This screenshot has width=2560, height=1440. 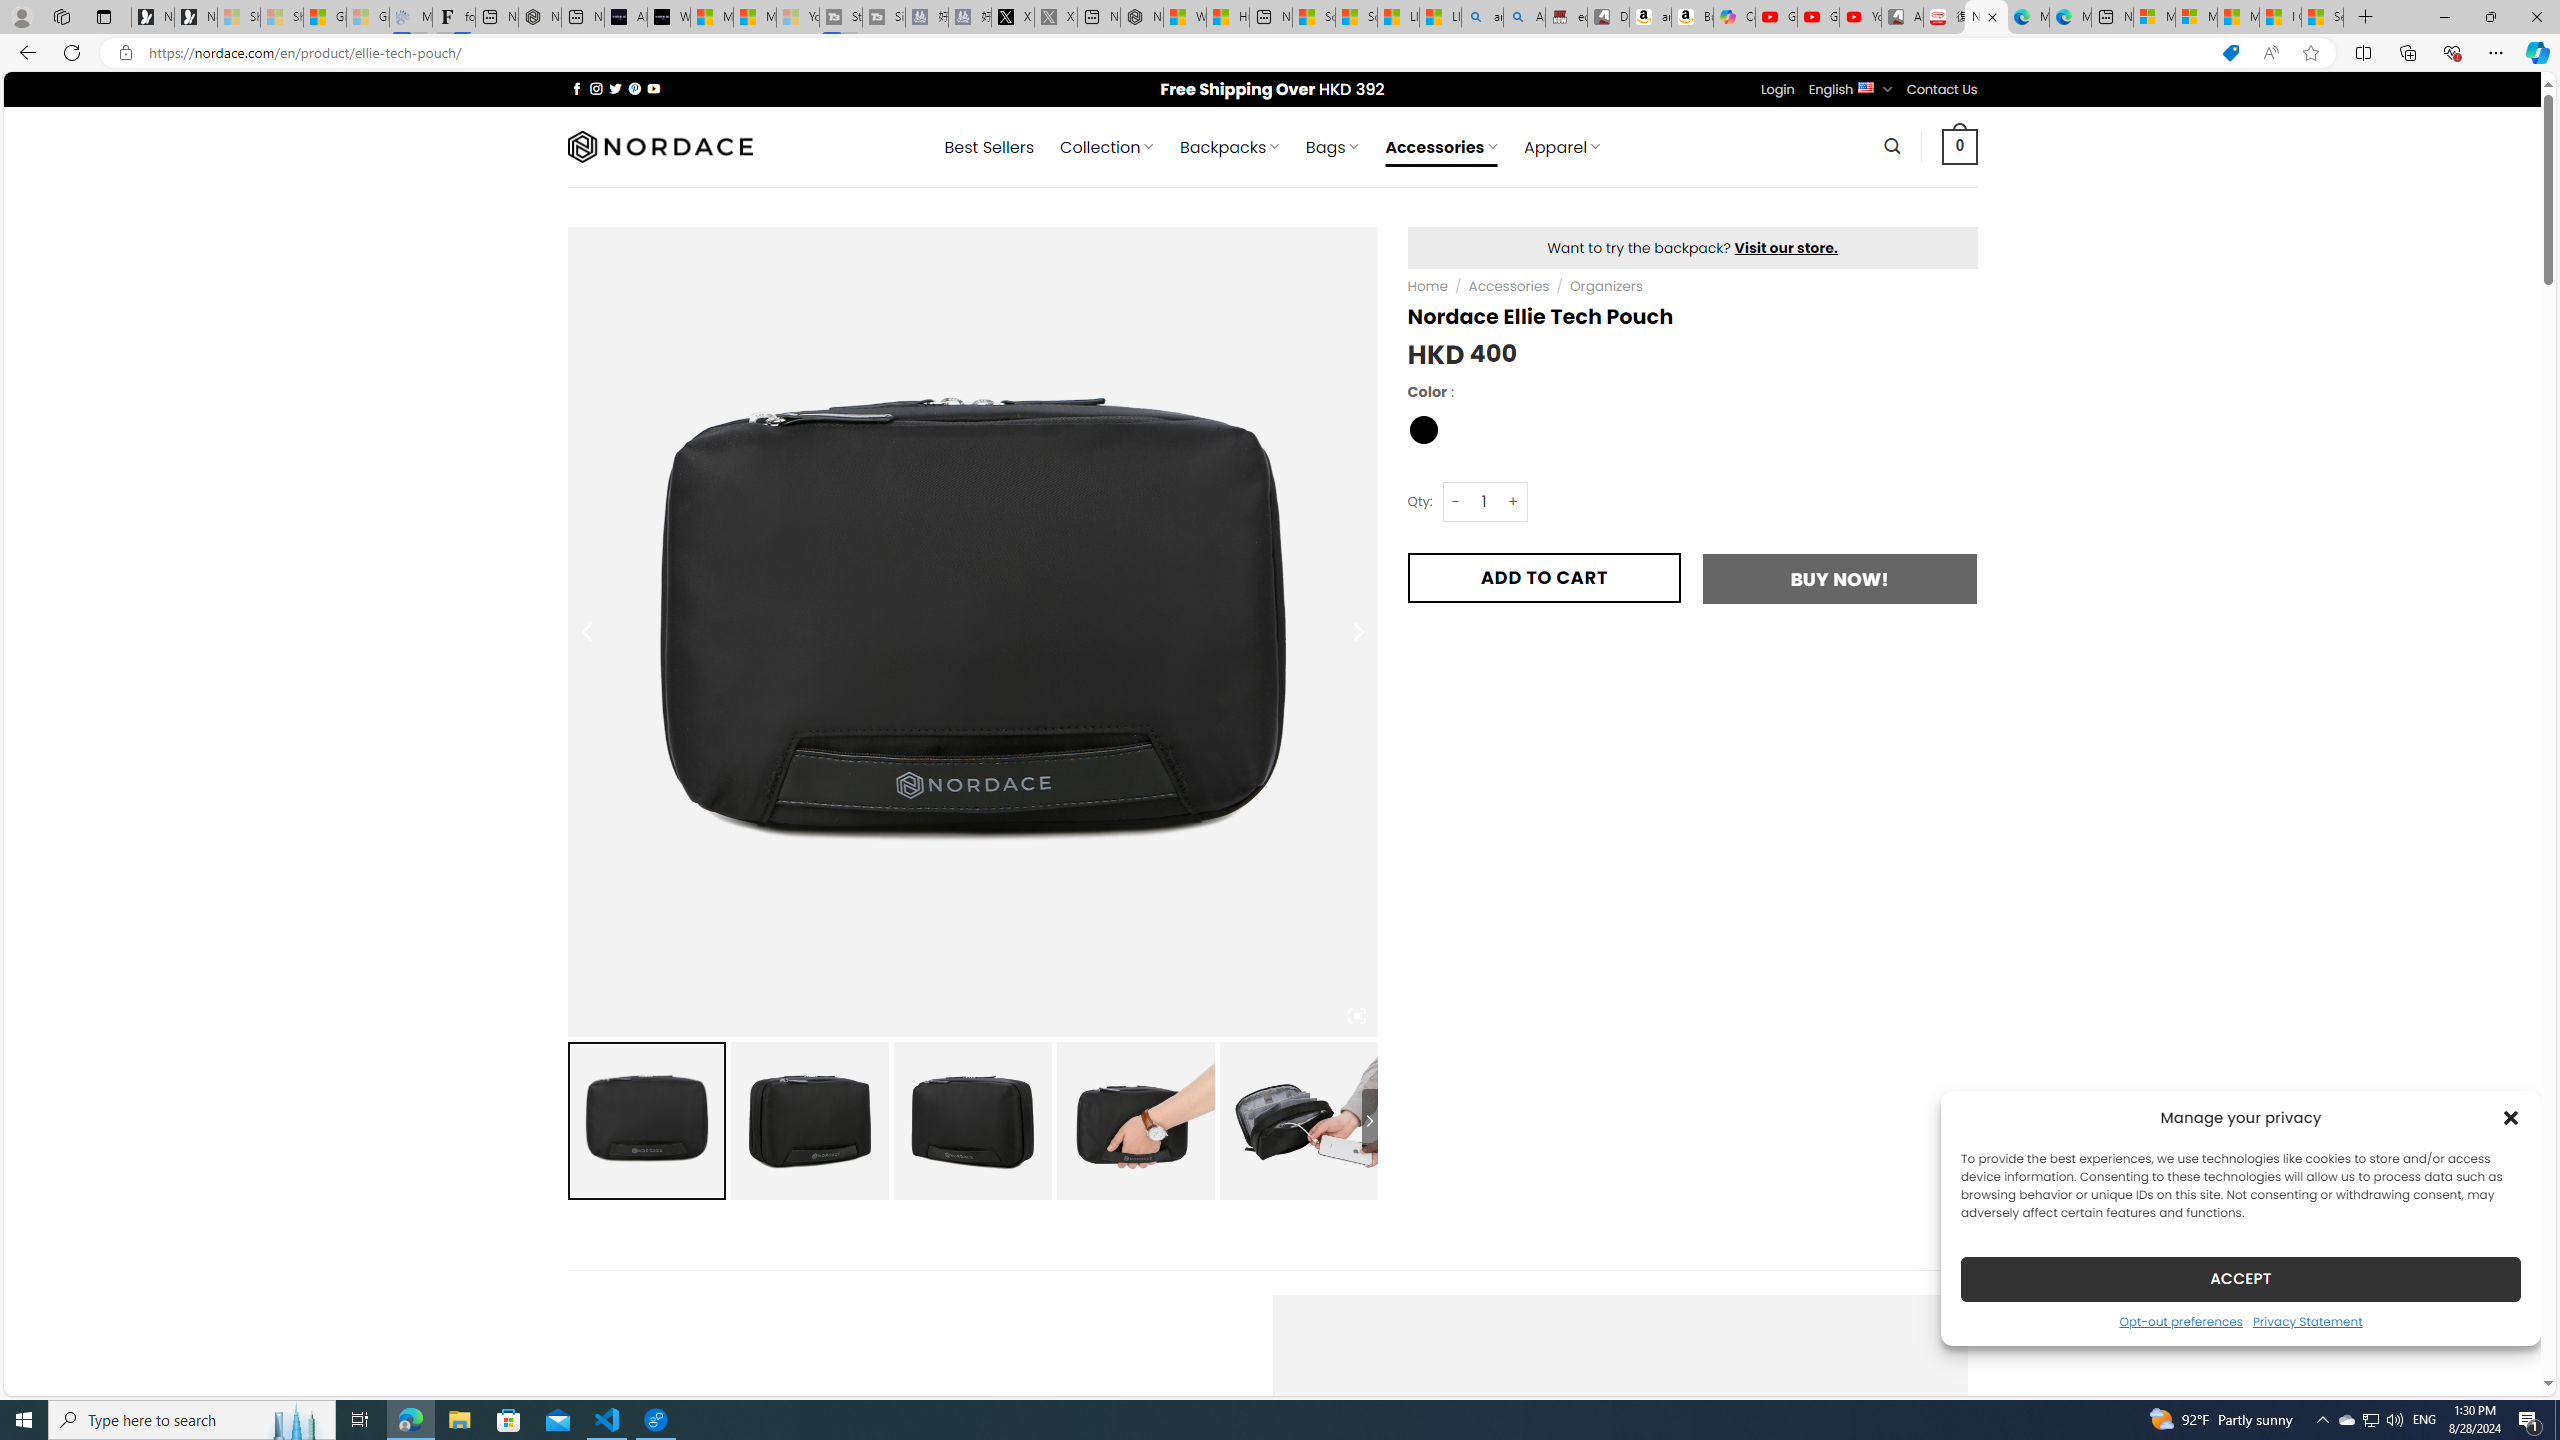 What do you see at coordinates (1455, 501) in the screenshot?
I see `'-'` at bounding box center [1455, 501].